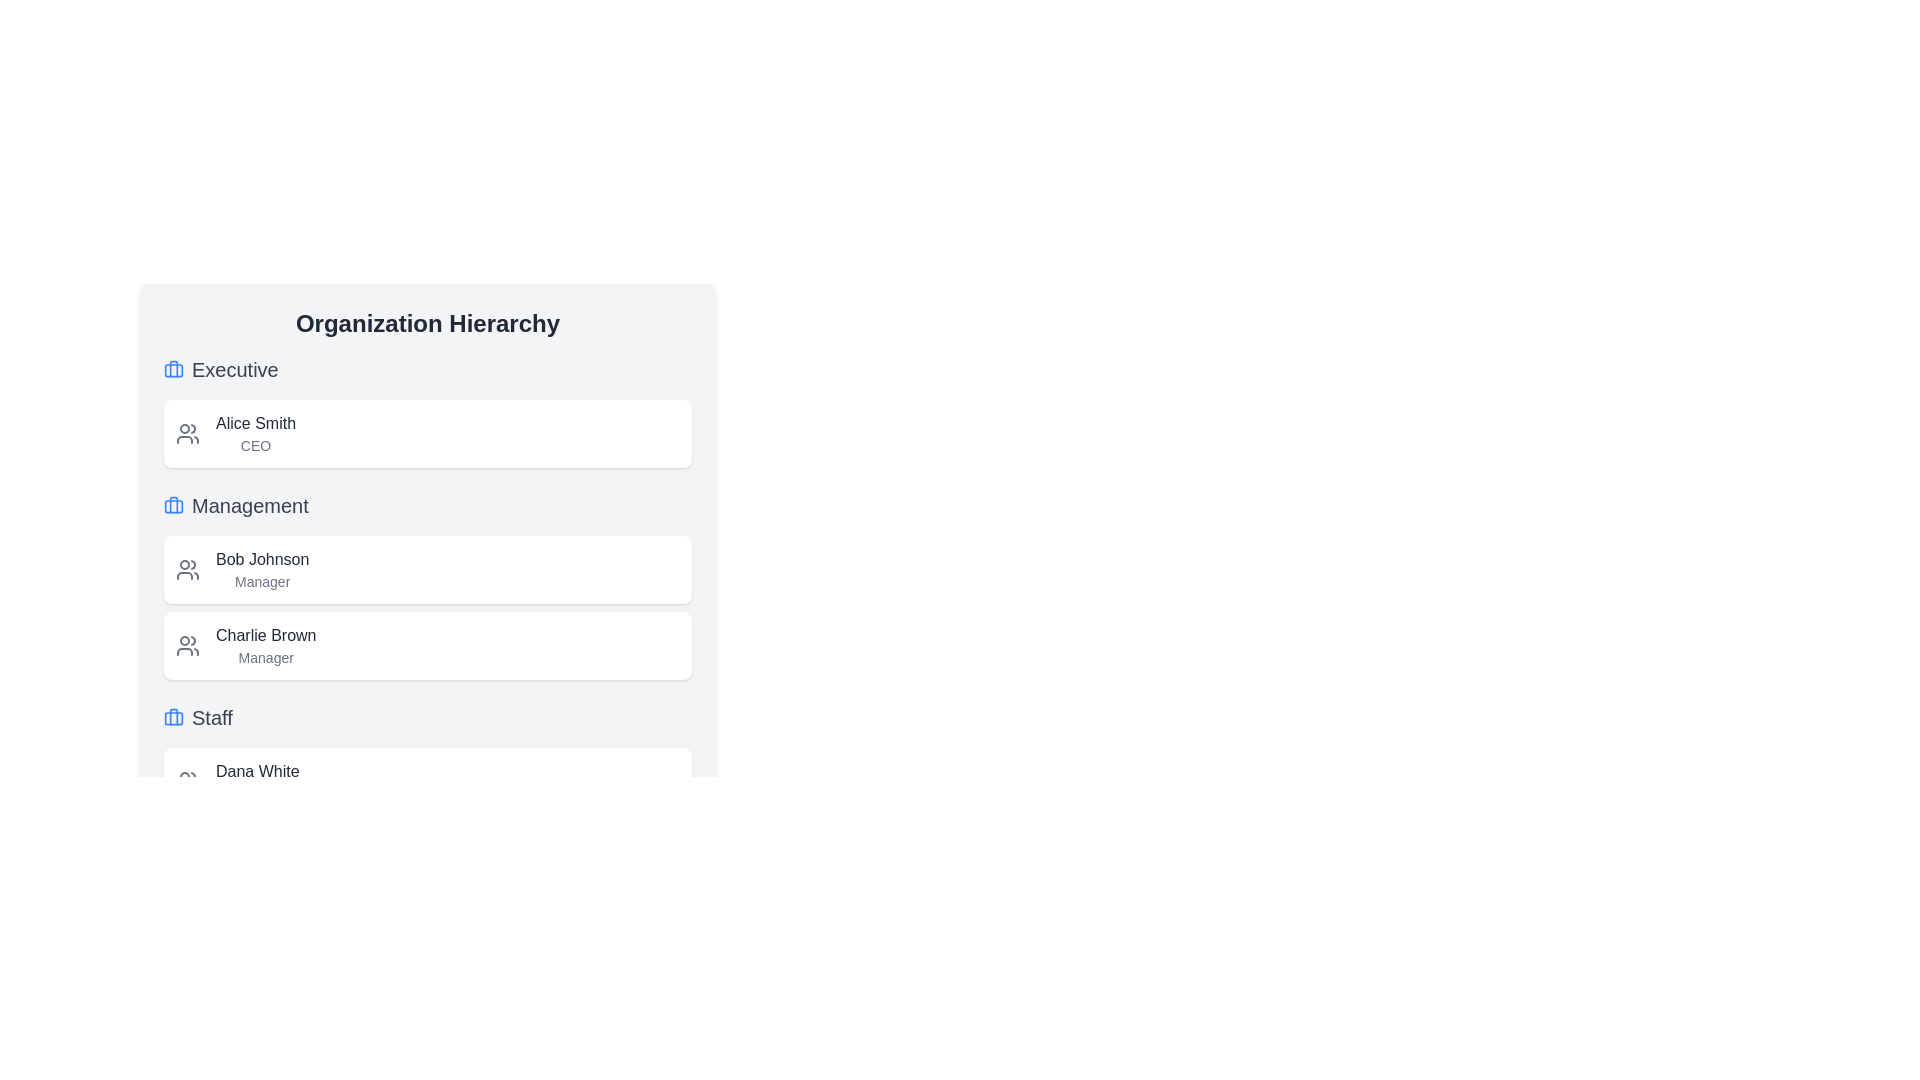 This screenshot has height=1080, width=1920. What do you see at coordinates (254, 445) in the screenshot?
I see `the small text label displaying 'CEO' in gray, located beneath 'Alice Smith' in the 'Executive' section of the hierarchy chart` at bounding box center [254, 445].